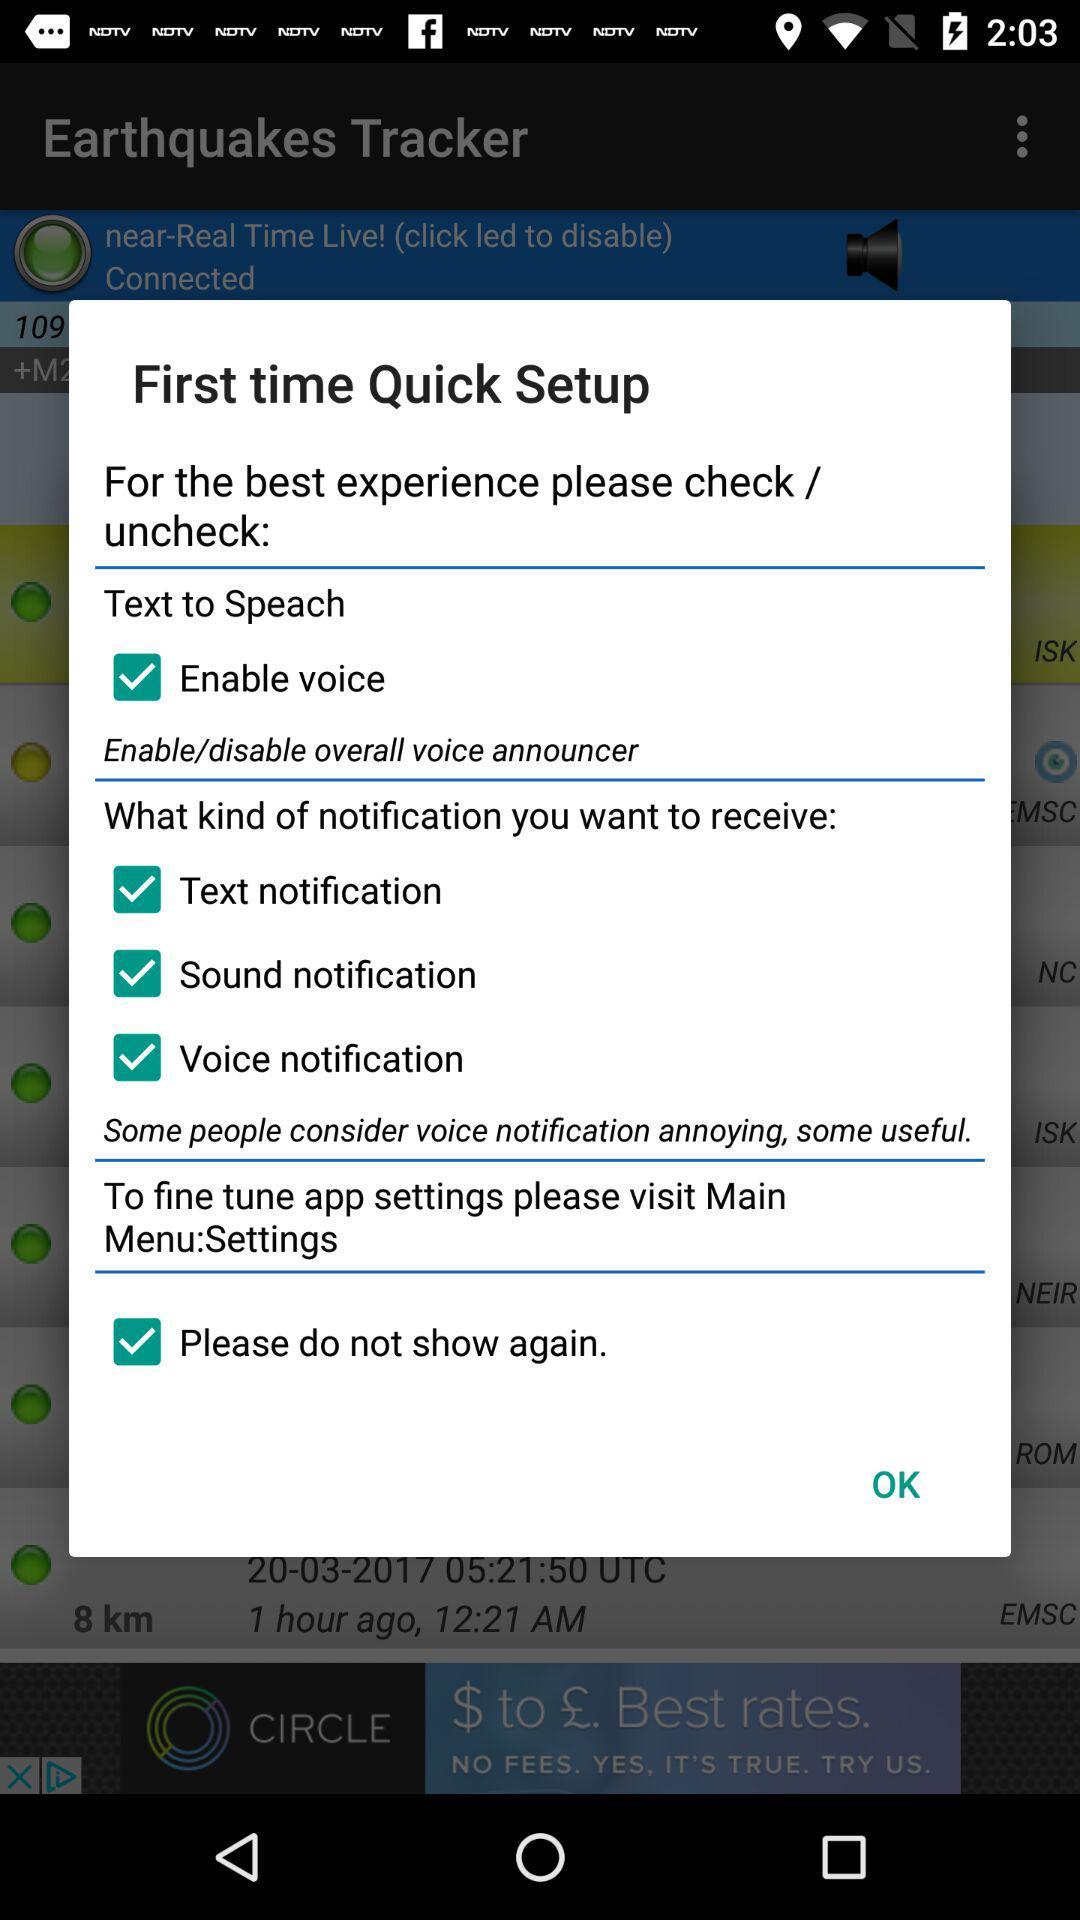 This screenshot has width=1080, height=1920. What do you see at coordinates (267, 888) in the screenshot?
I see `icon below the what kind of icon` at bounding box center [267, 888].